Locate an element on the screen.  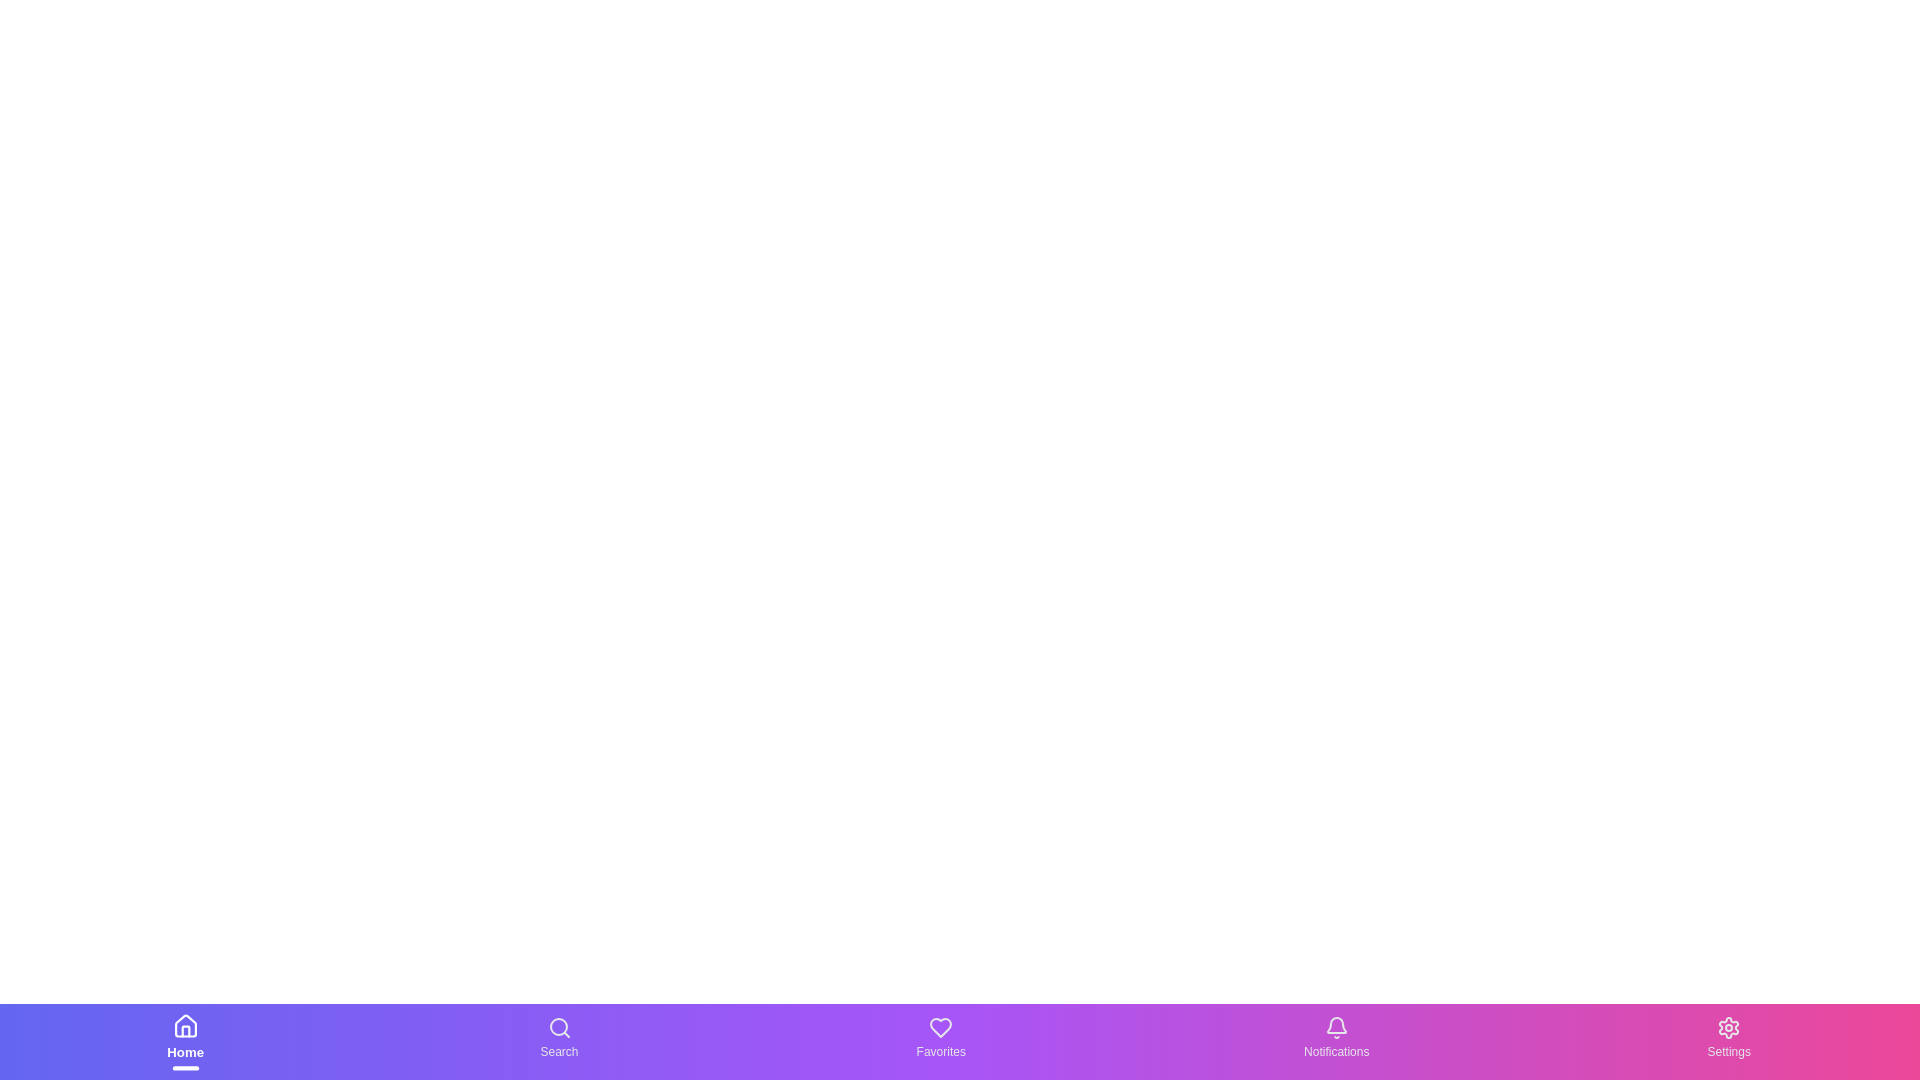
the Search text label in the bottom navigation is located at coordinates (559, 1040).